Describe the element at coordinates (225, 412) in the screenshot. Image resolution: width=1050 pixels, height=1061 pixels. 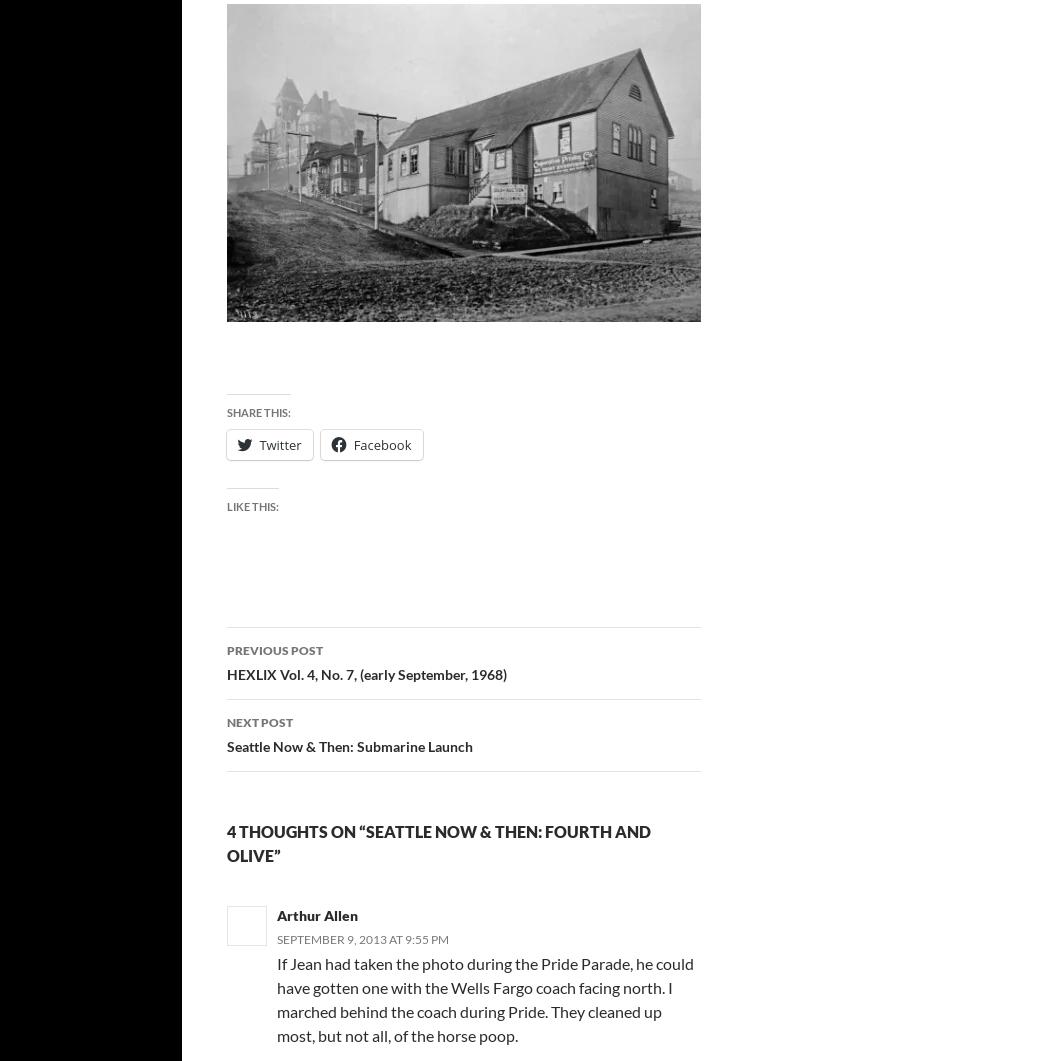
I see `'Share this:'` at that location.